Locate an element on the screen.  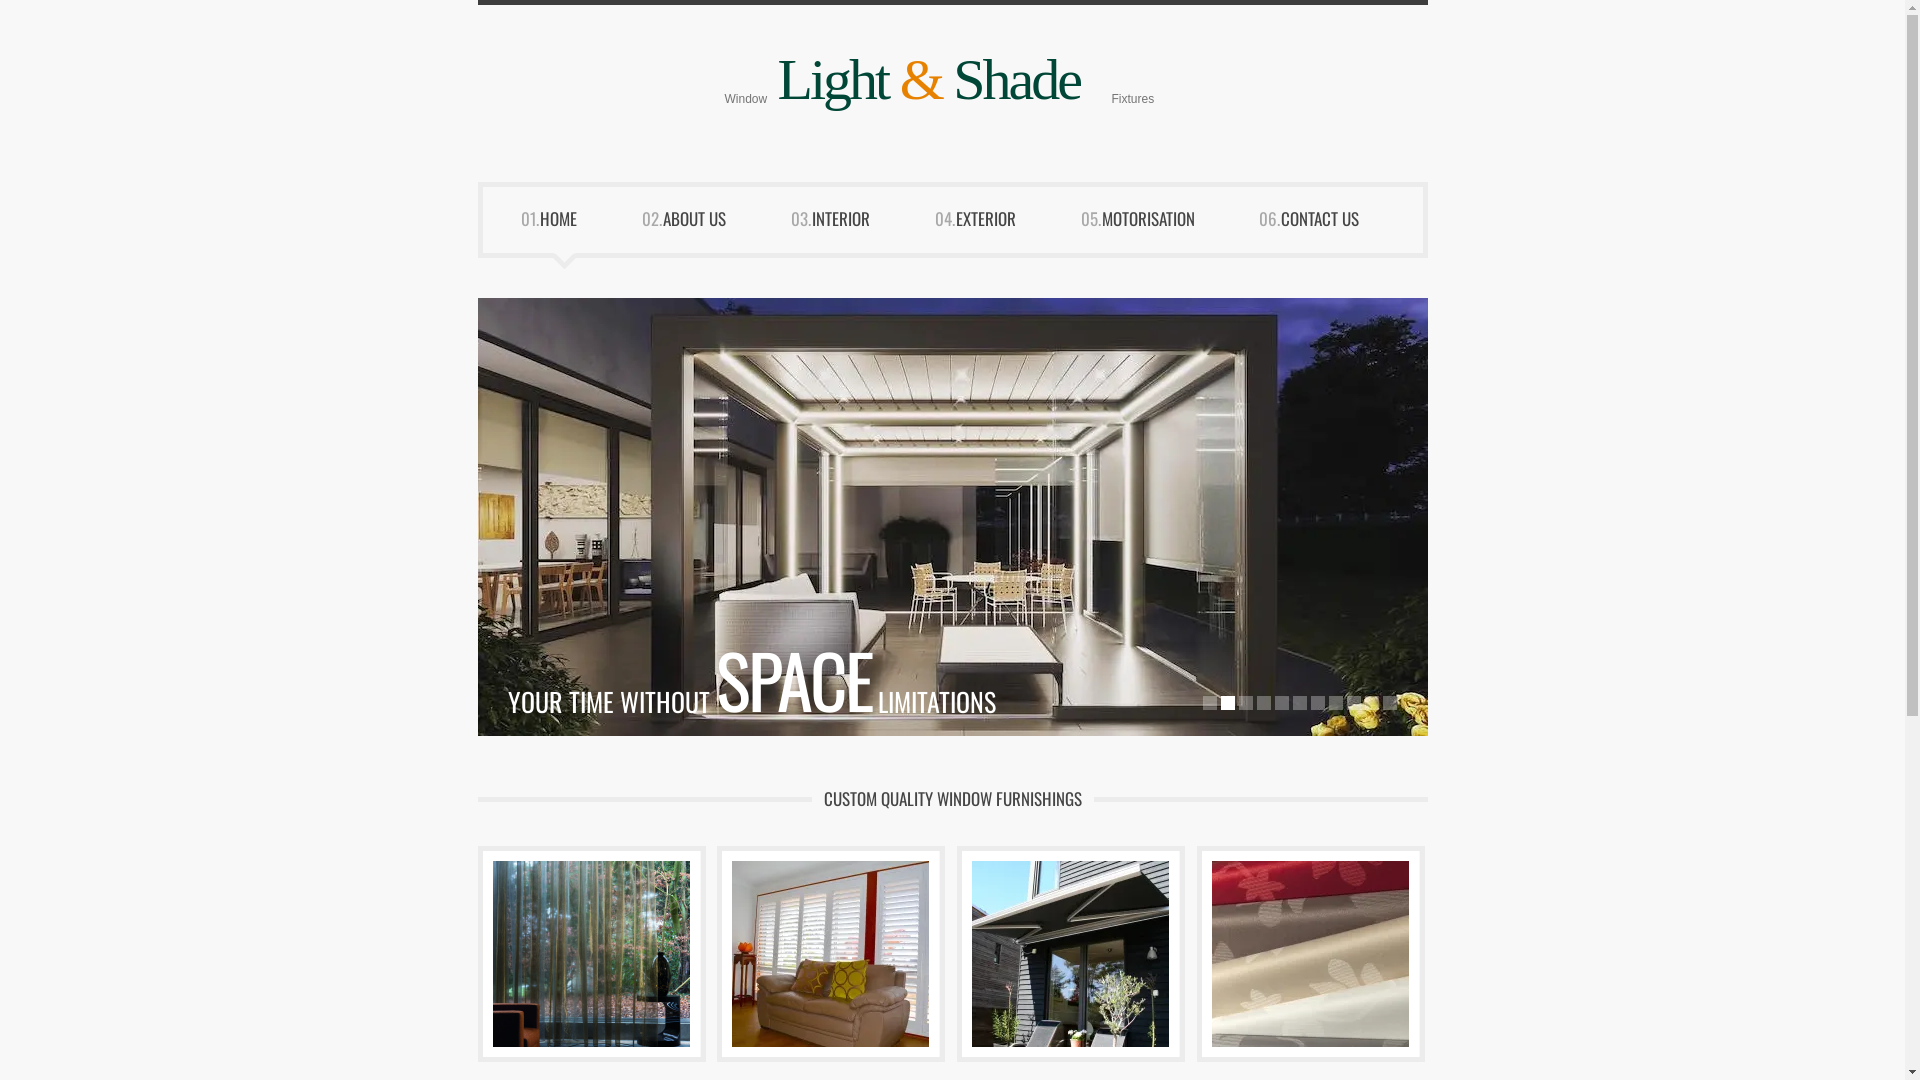
'EXTERIOR' is located at coordinates (1000, 226).